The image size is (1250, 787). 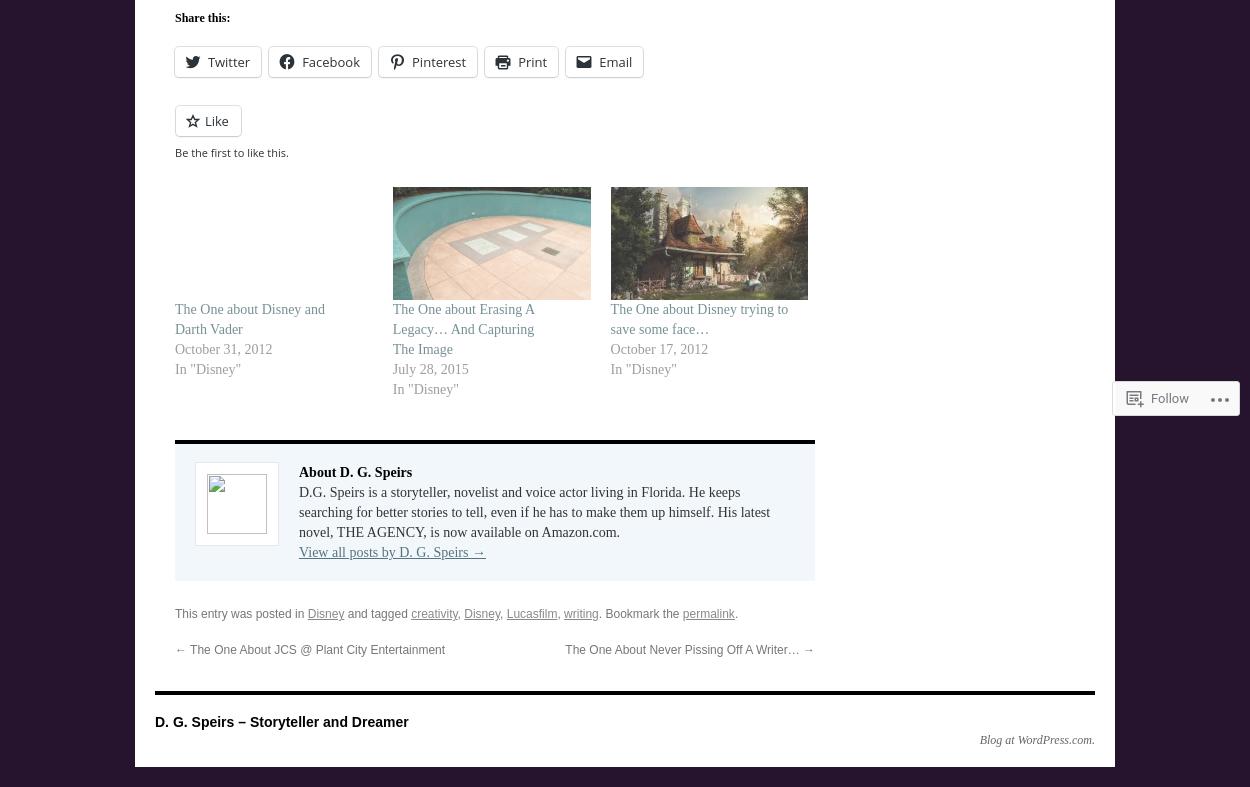 What do you see at coordinates (411, 613) in the screenshot?
I see `'creativity'` at bounding box center [411, 613].